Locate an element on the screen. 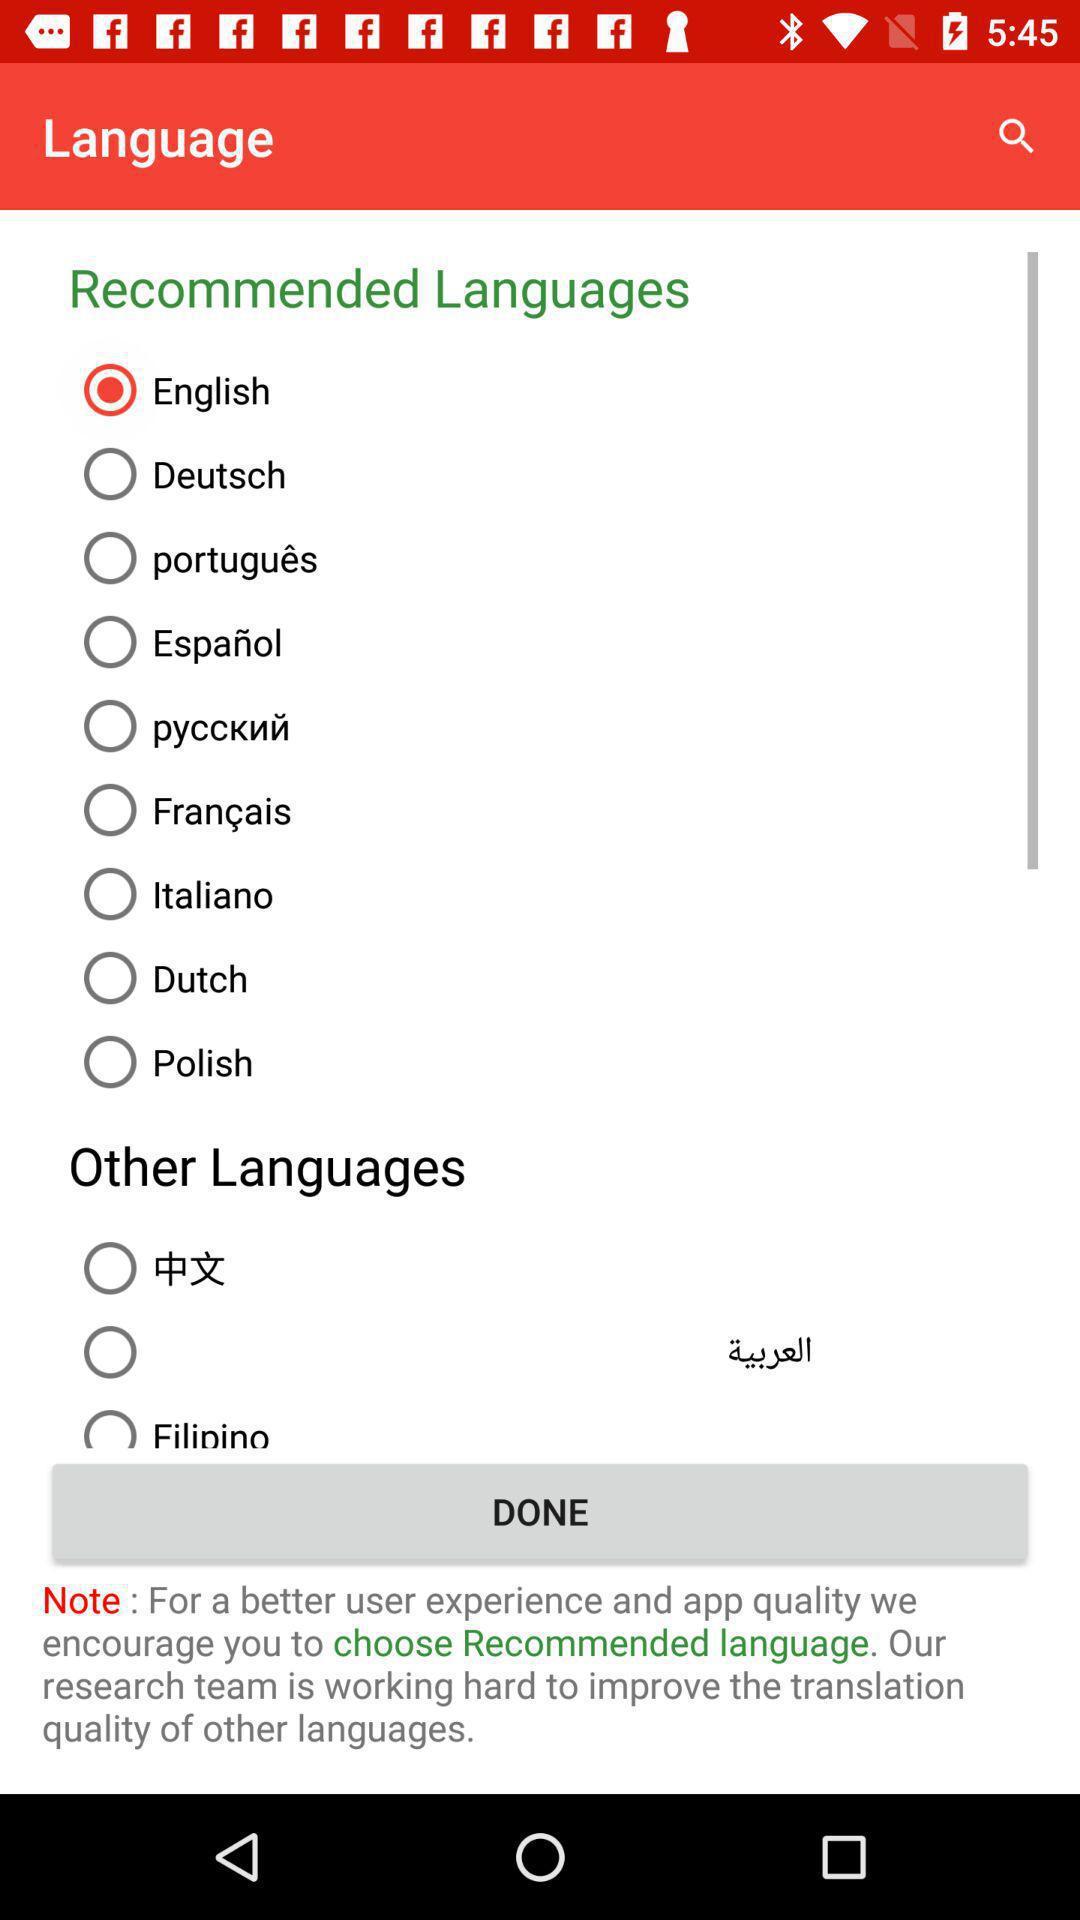  icon above the polish is located at coordinates (553, 978).